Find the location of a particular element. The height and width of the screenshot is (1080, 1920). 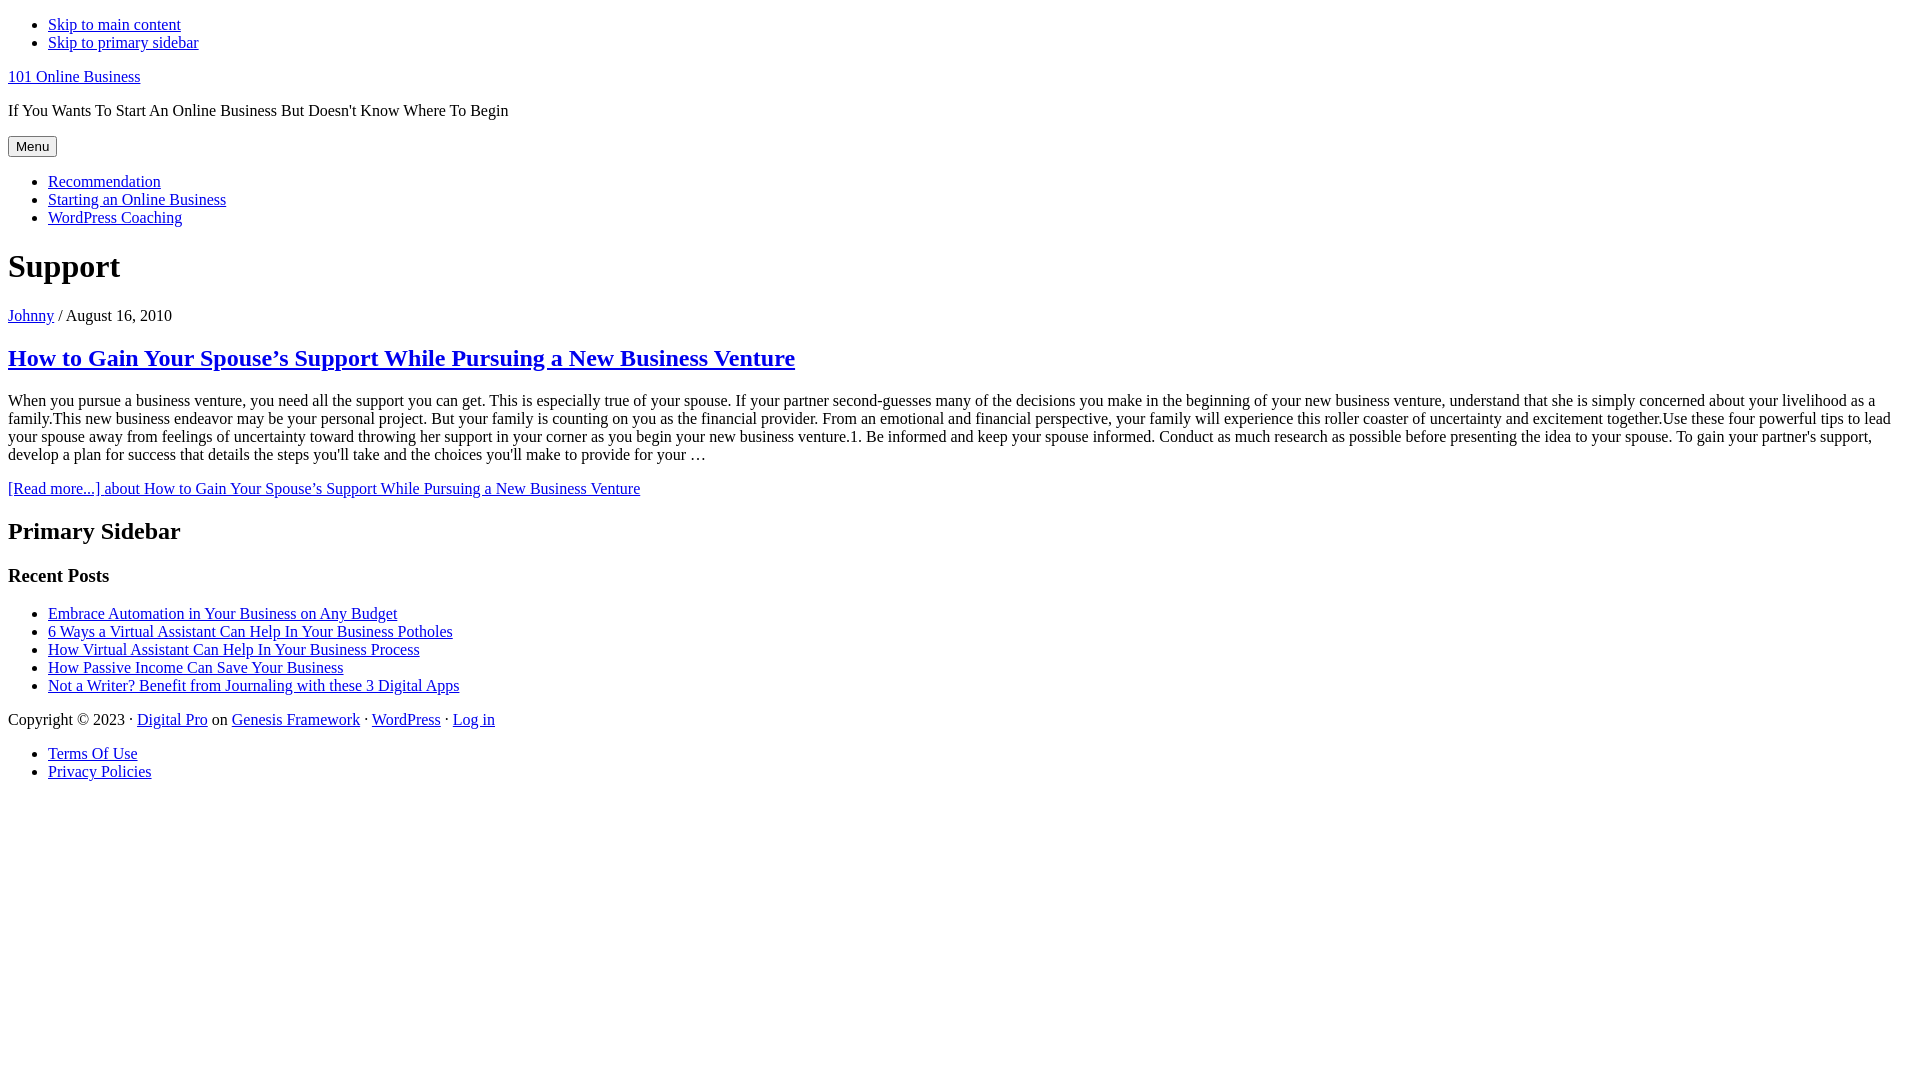

'Log in' is located at coordinates (473, 718).